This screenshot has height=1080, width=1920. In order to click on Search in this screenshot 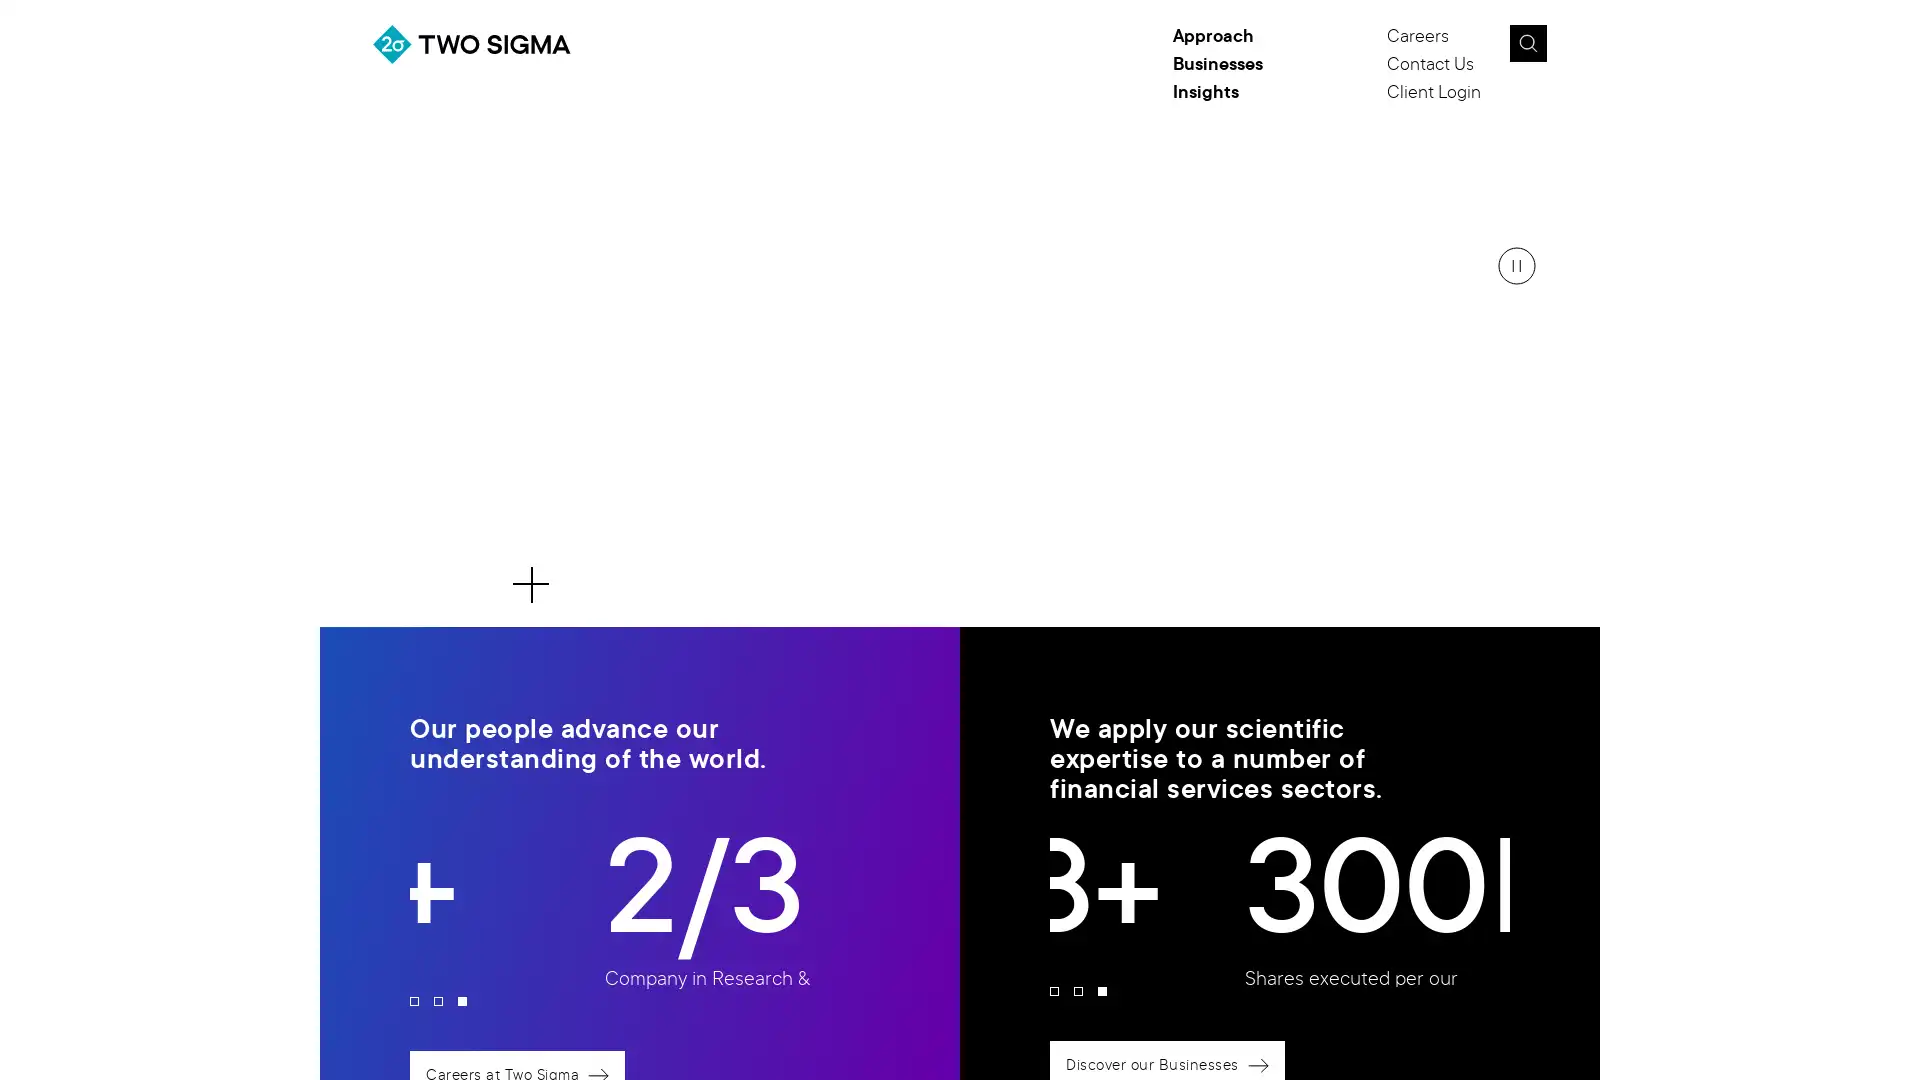, I will do `click(1526, 43)`.